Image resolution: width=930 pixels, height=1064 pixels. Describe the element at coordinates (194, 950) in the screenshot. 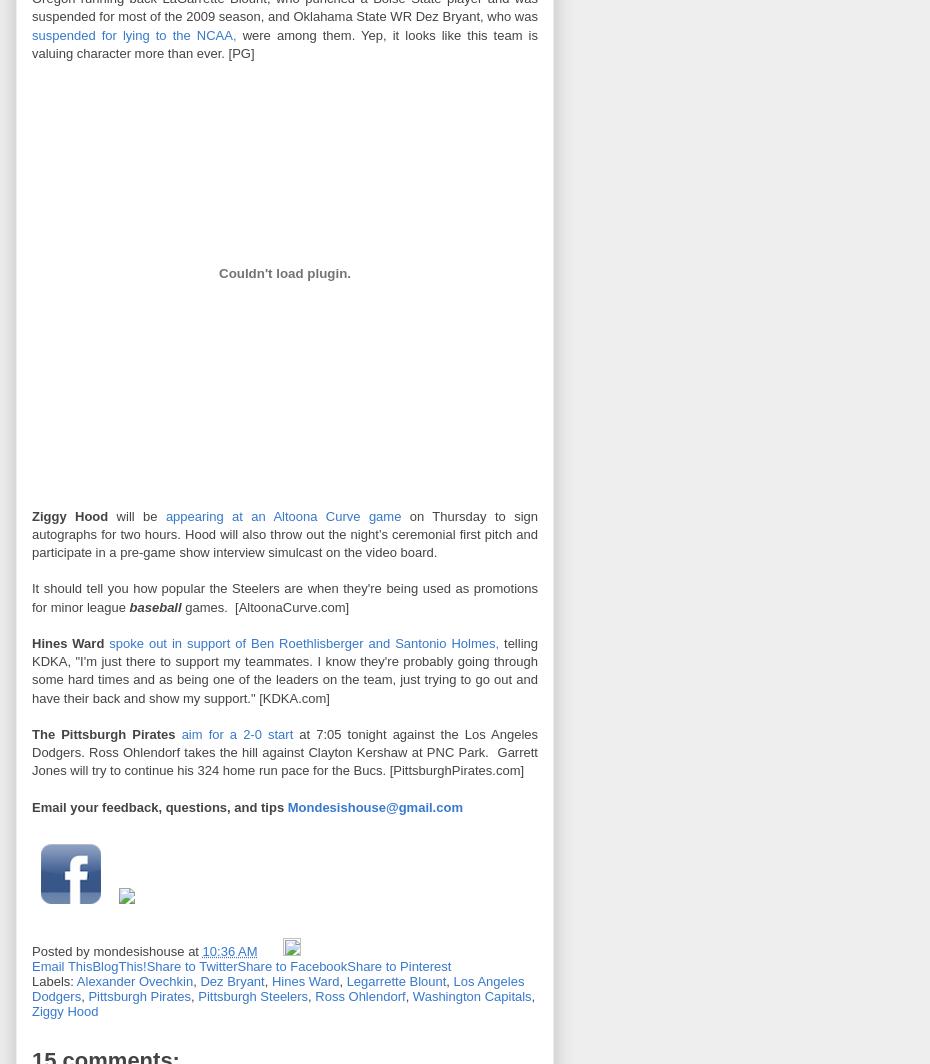

I see `'at'` at that location.